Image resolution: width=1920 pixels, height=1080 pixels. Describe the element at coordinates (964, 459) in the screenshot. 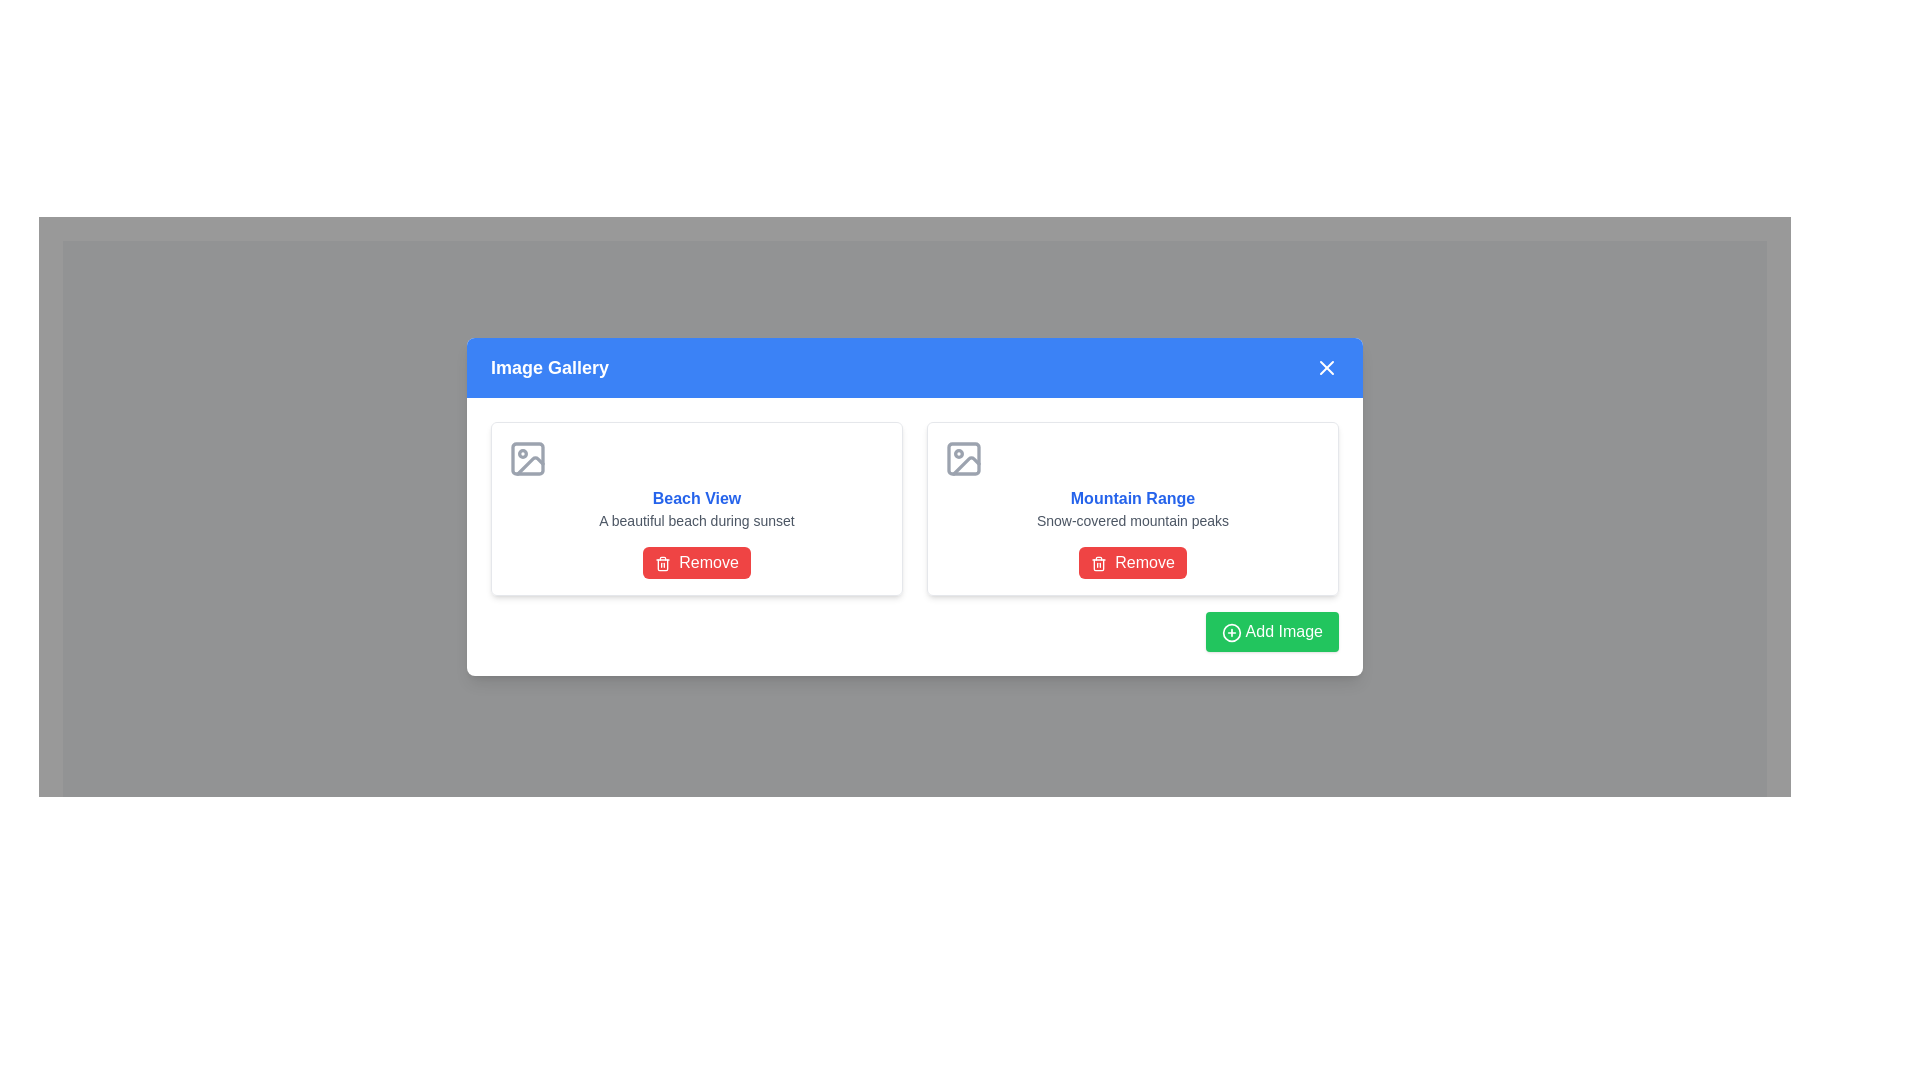

I see `the SVG subcomponent representing a rounded rectangle within the 'Mountain Range' card image placeholder in the gallery interface` at that location.